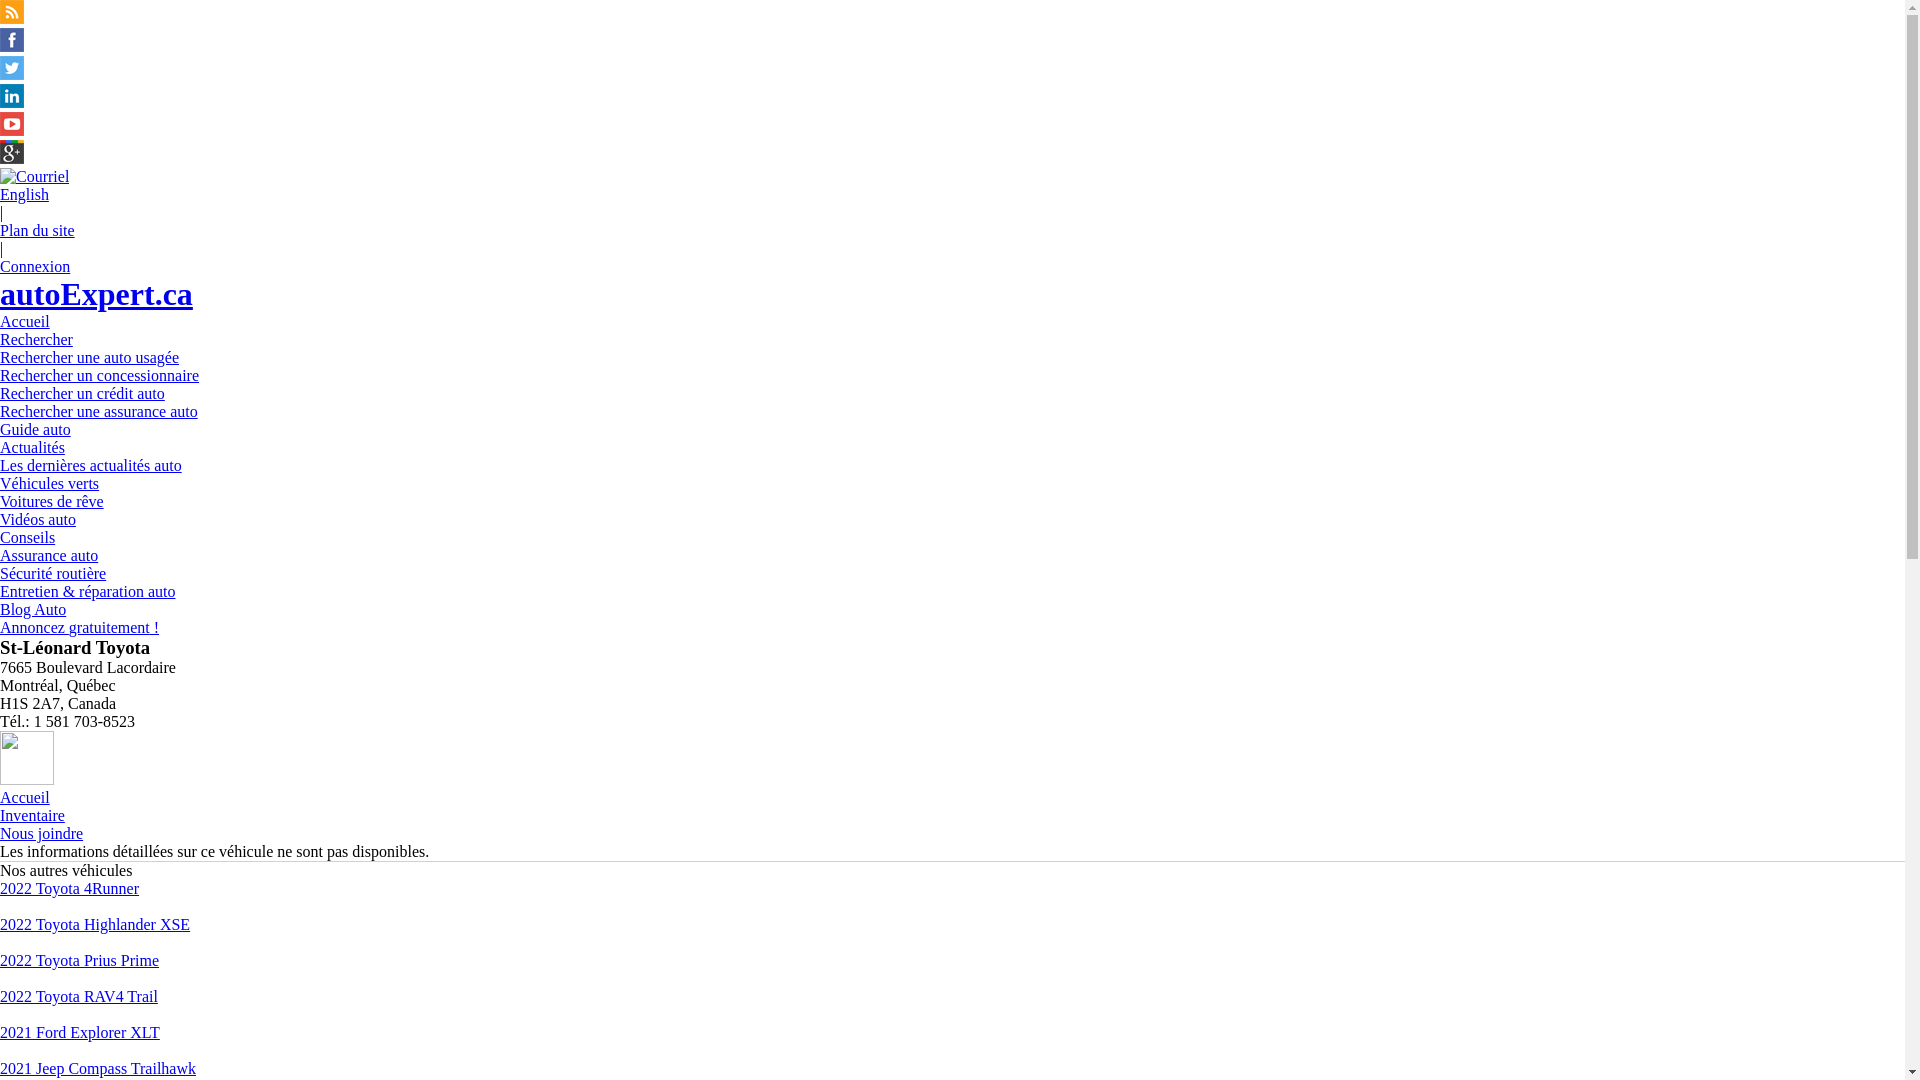 This screenshot has height=1080, width=1920. I want to click on 'Rechercher une assurance auto', so click(98, 410).